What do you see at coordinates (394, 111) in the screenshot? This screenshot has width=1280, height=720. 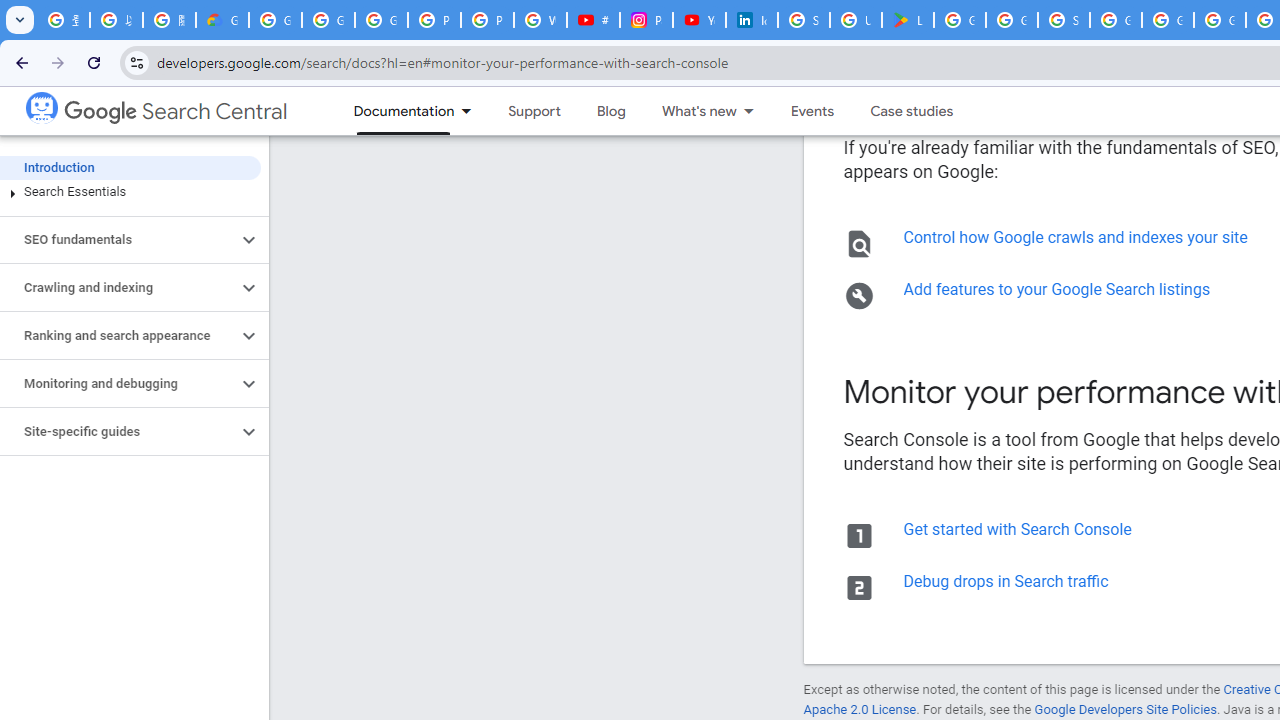 I see `'Documentation, selected'` at bounding box center [394, 111].